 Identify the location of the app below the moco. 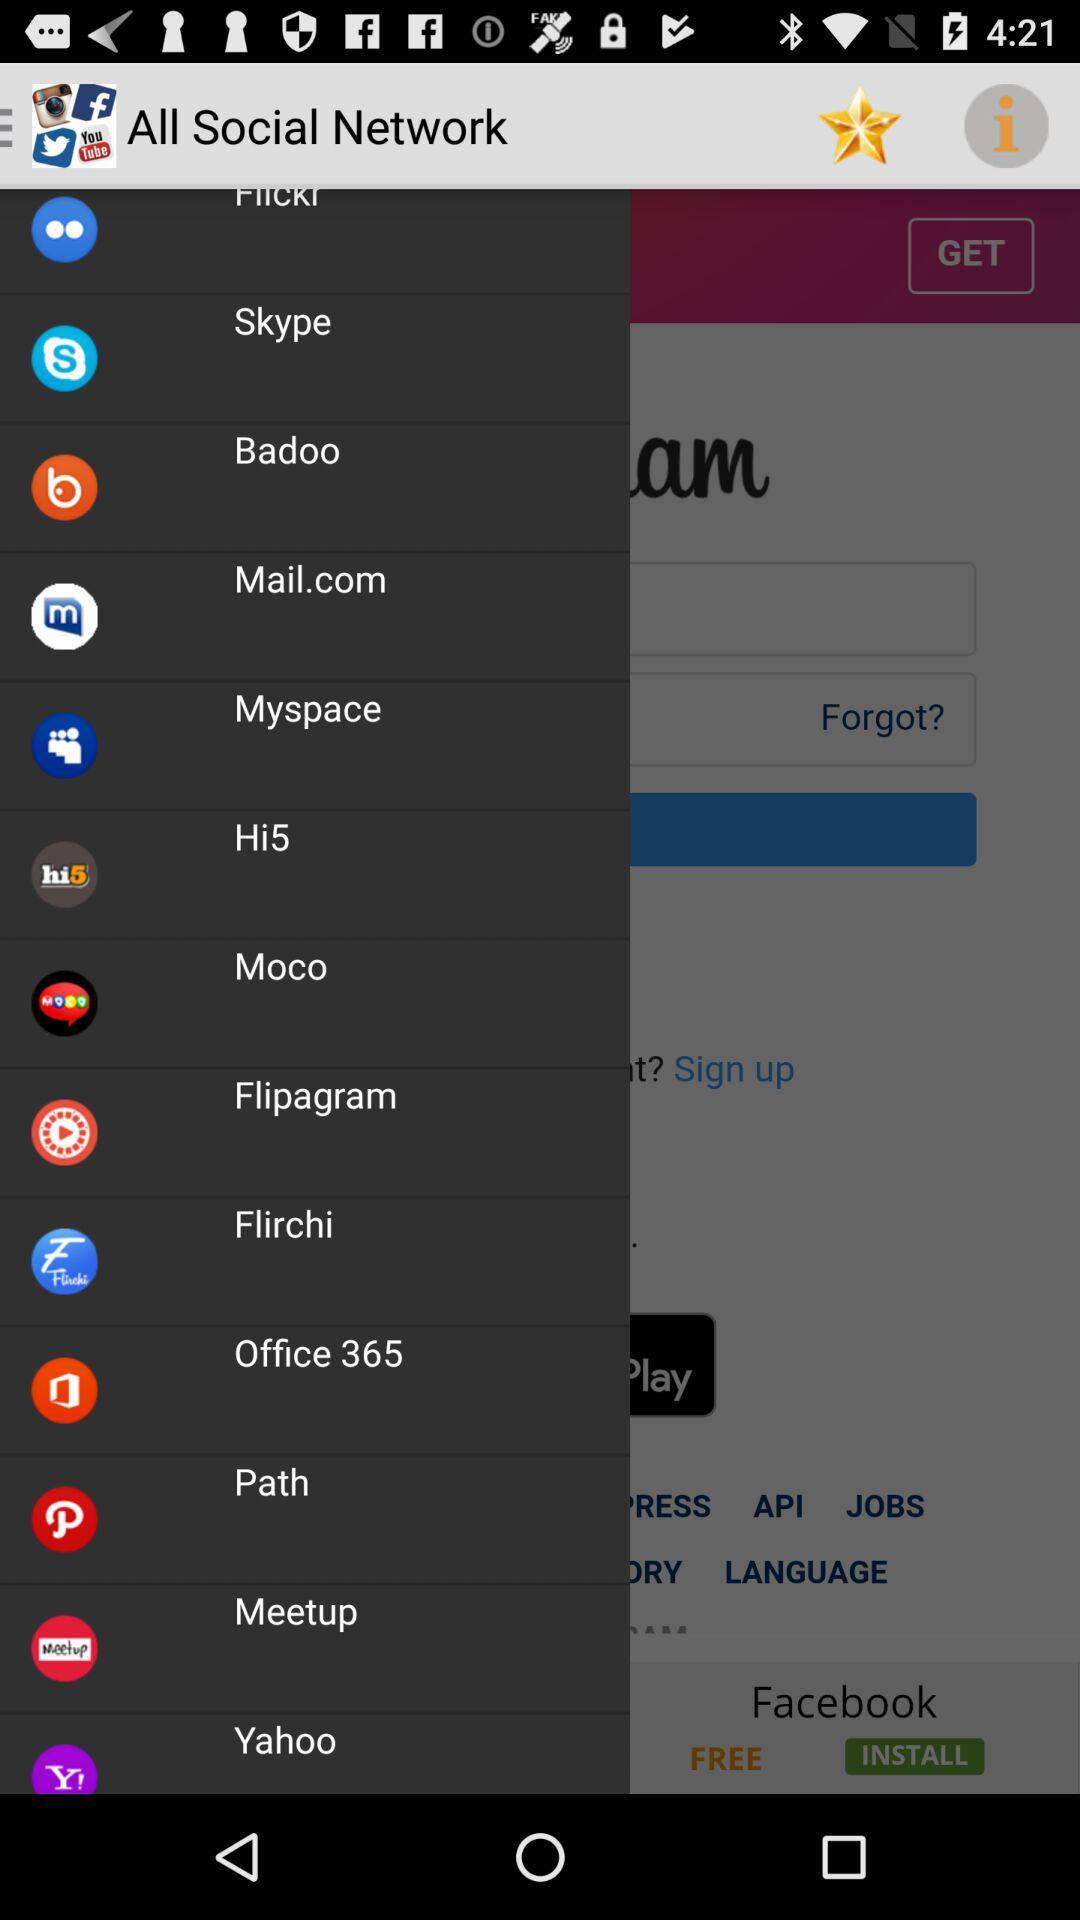
(315, 1093).